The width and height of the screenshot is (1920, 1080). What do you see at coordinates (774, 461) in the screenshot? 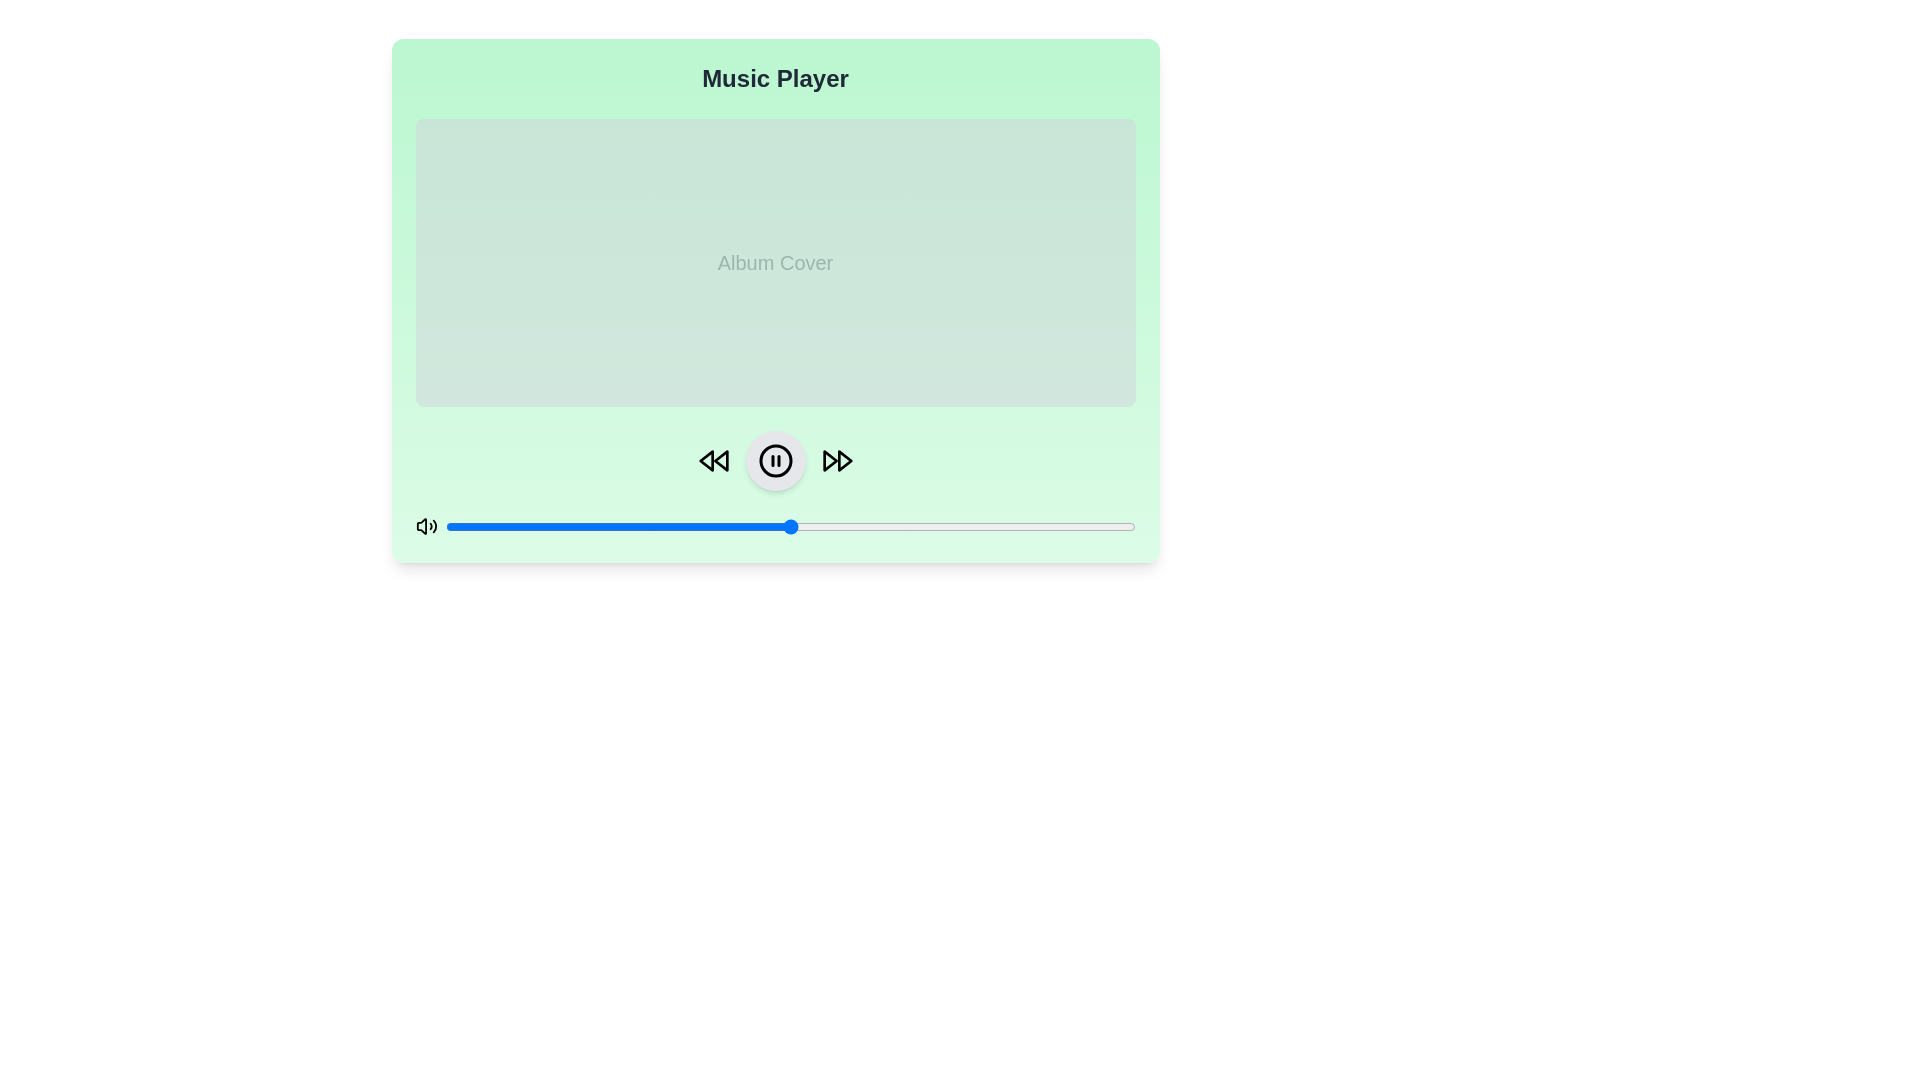
I see `the central button in the audio control section to trigger visual feedback` at bounding box center [774, 461].